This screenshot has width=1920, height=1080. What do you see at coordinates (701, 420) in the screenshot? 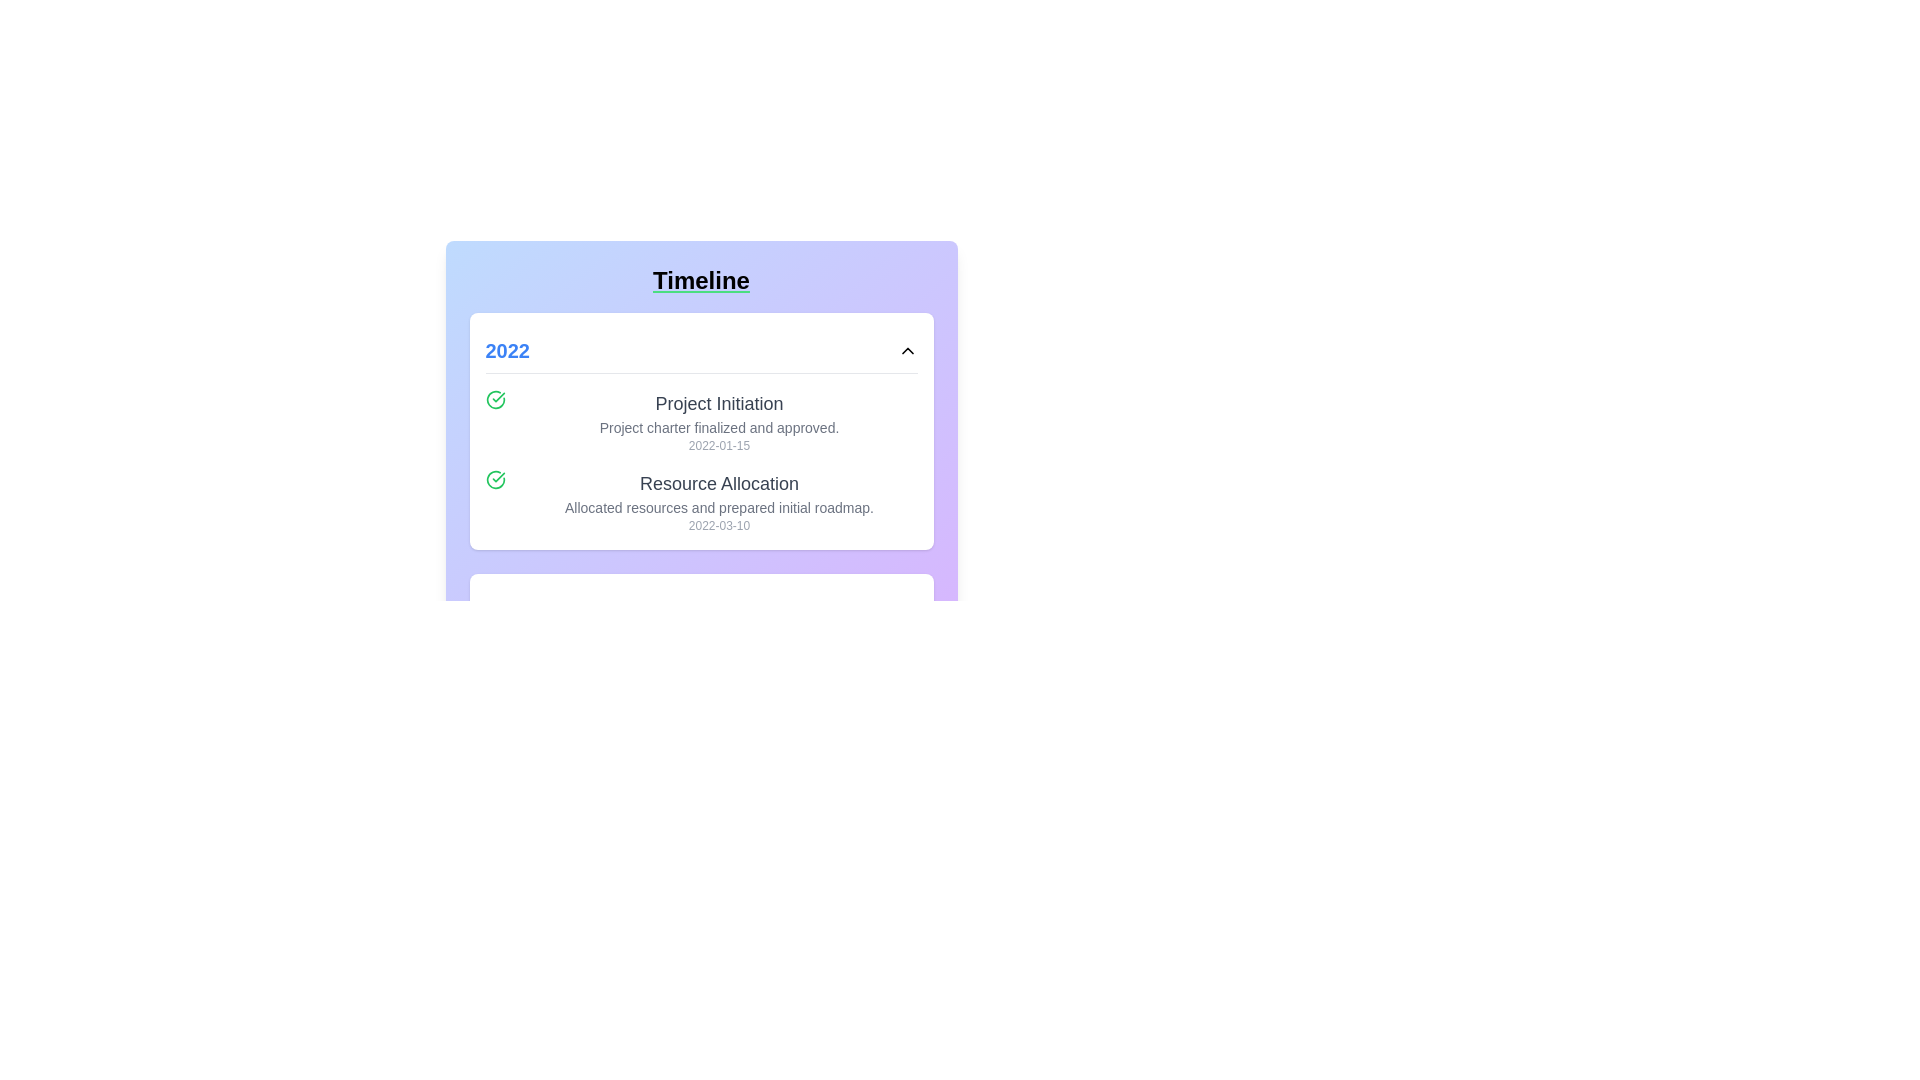
I see `the milestone entry titled 'Project Initiation' in the timeline` at bounding box center [701, 420].